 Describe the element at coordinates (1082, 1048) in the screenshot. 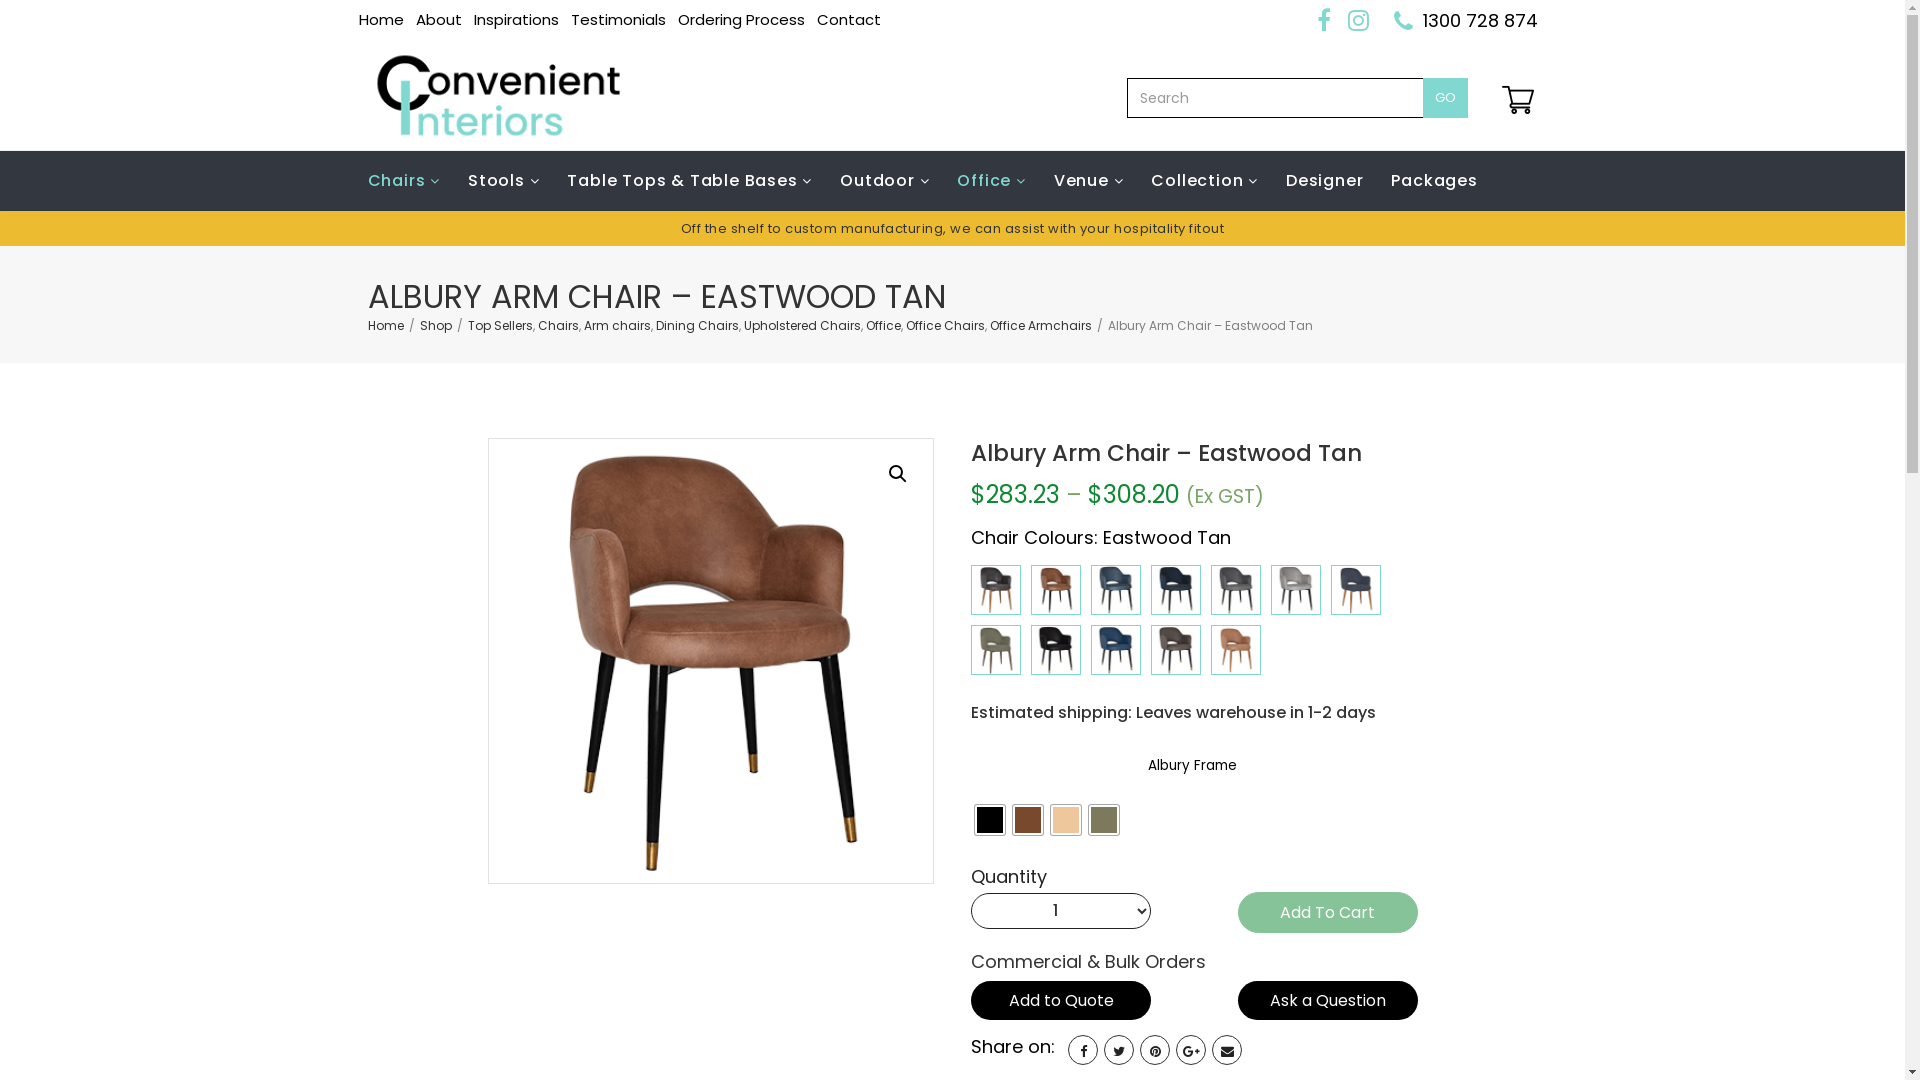

I see `'facebook'` at that location.